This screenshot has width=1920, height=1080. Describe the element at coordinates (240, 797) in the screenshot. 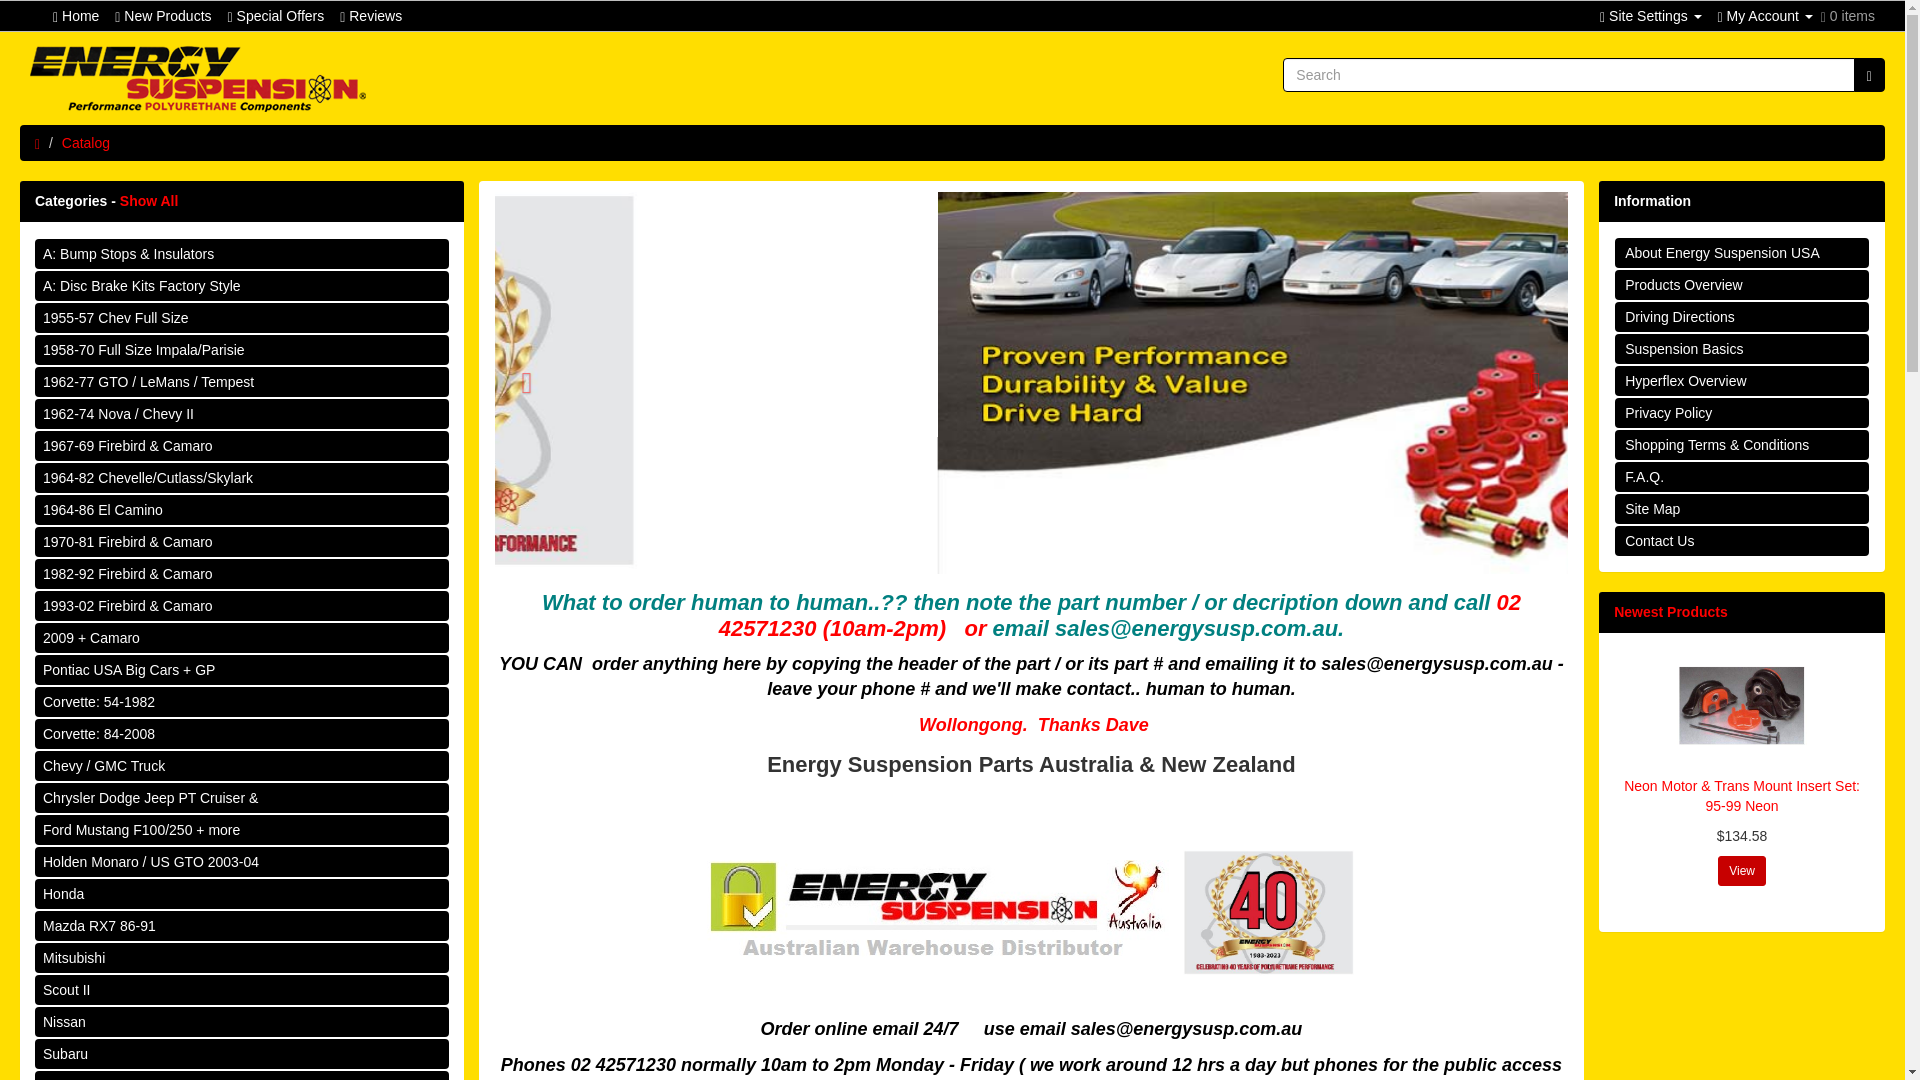

I see `'Chrysler Dodge Jeep PT Cruiser &'` at that location.